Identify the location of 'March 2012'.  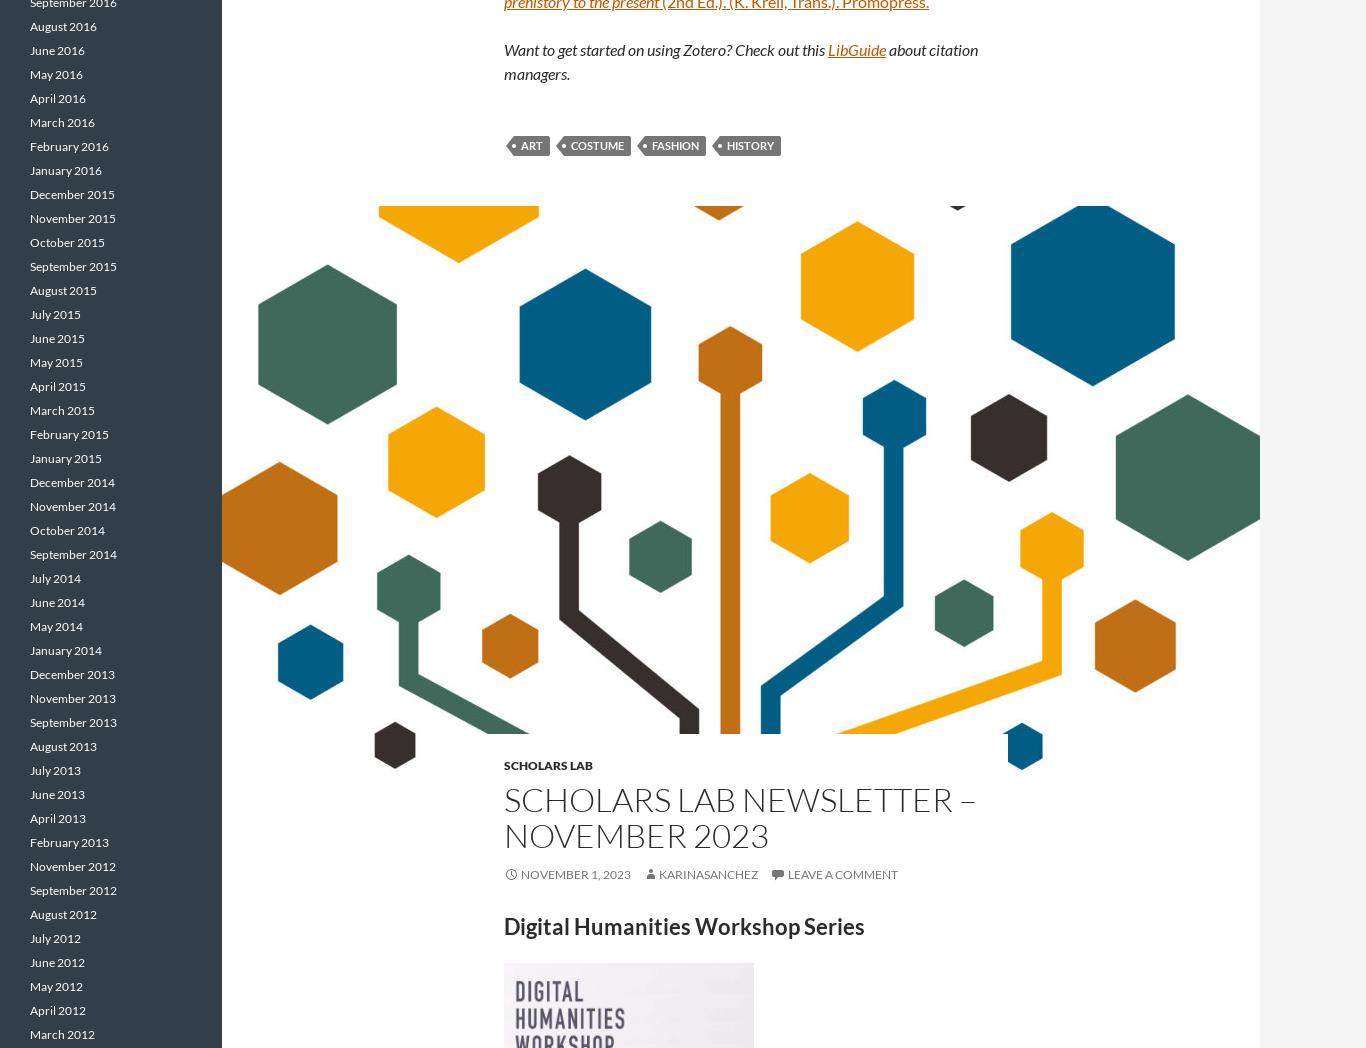
(62, 1034).